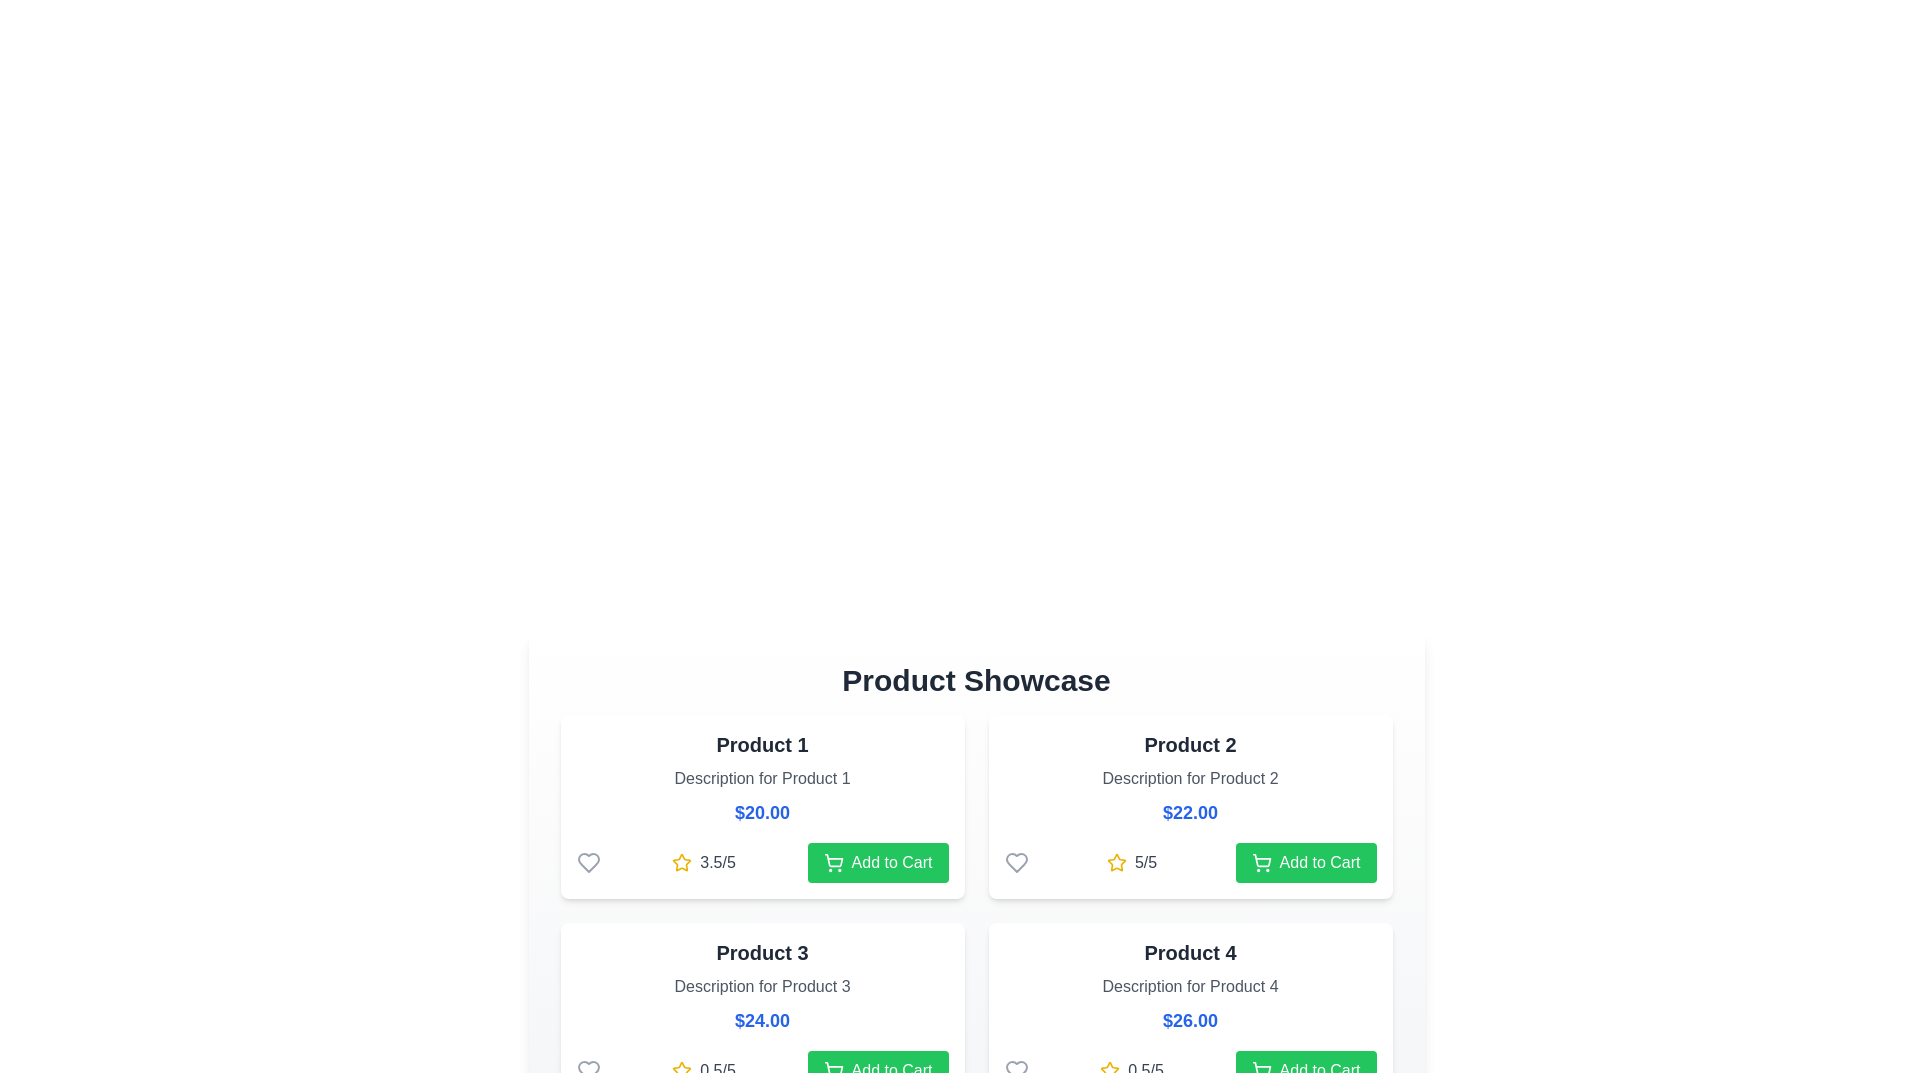 The image size is (1920, 1080). I want to click on the numerical rating text of the Rating display for 'Product 1', which indicates a score of 3.5 out of 5, located under the product description and price, to the left of the 'Add to Cart' button, so click(704, 862).